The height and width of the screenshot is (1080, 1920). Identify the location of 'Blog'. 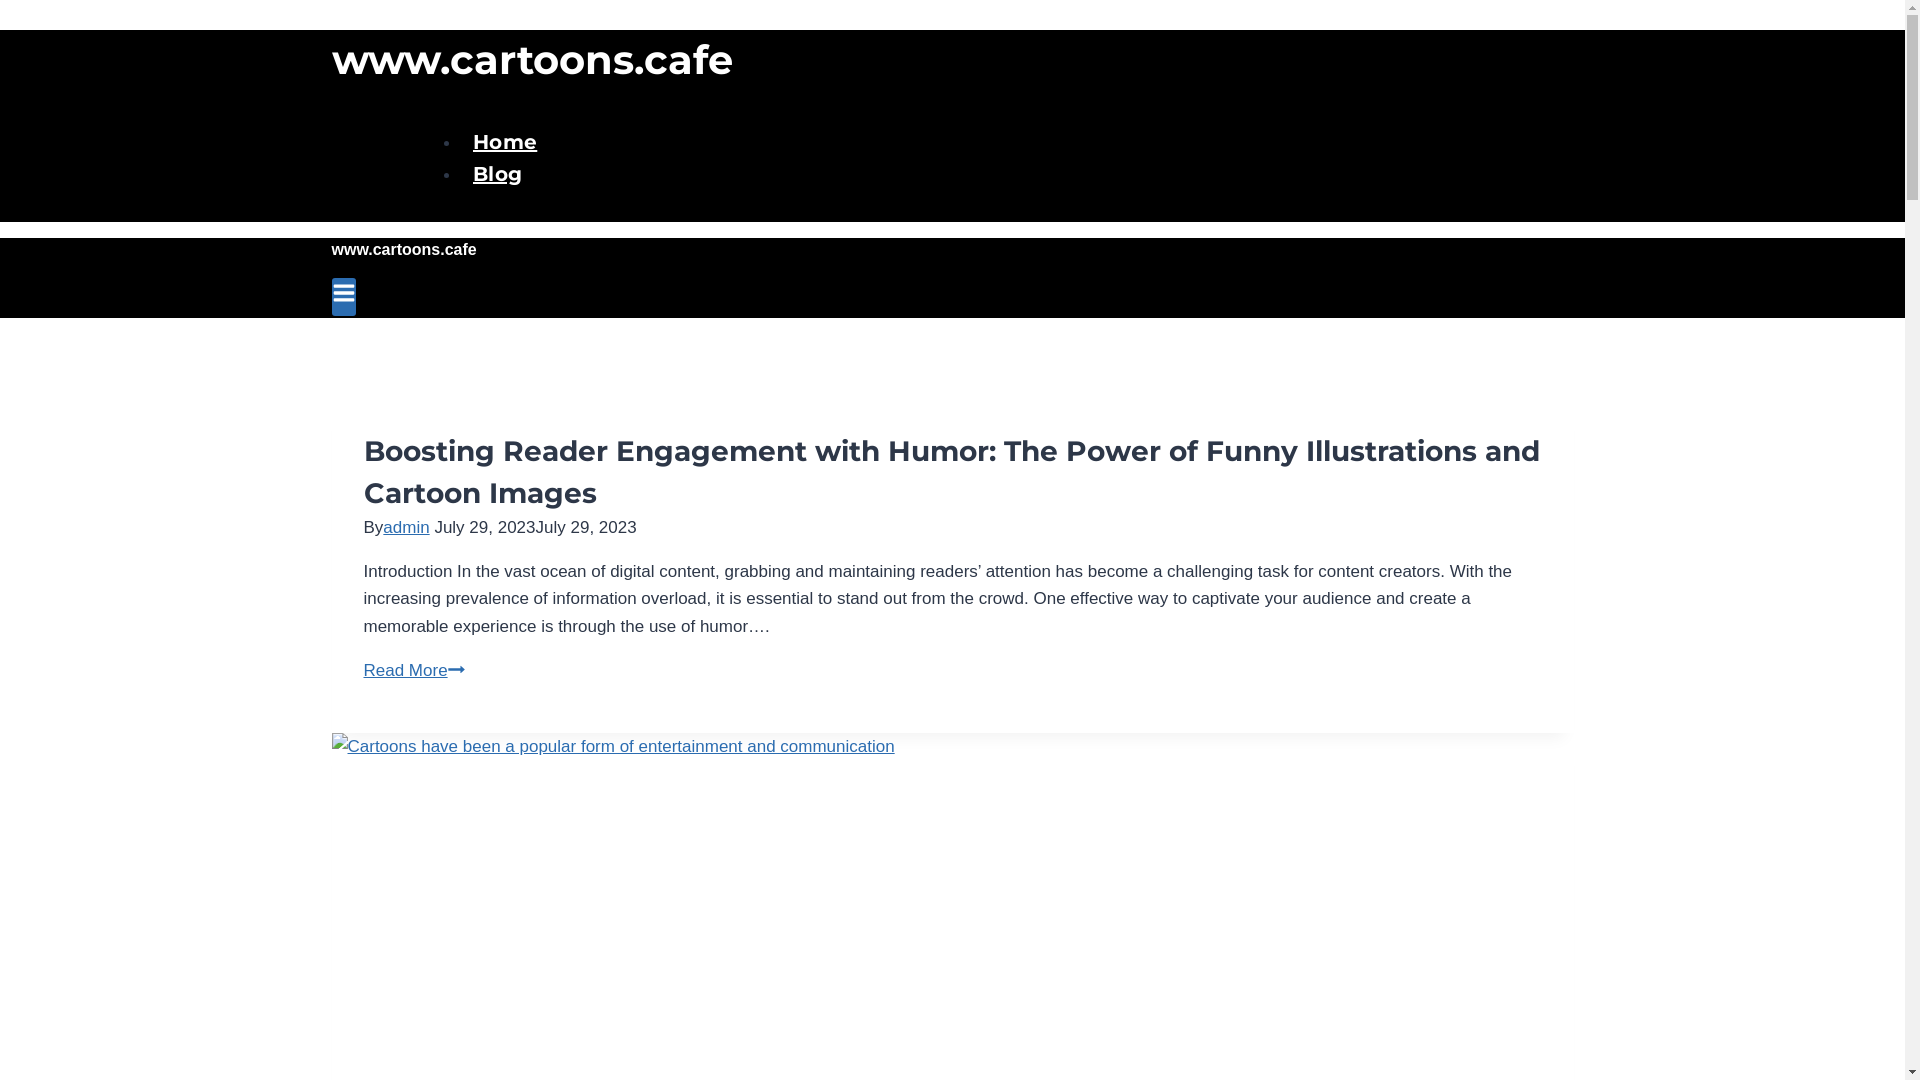
(497, 173).